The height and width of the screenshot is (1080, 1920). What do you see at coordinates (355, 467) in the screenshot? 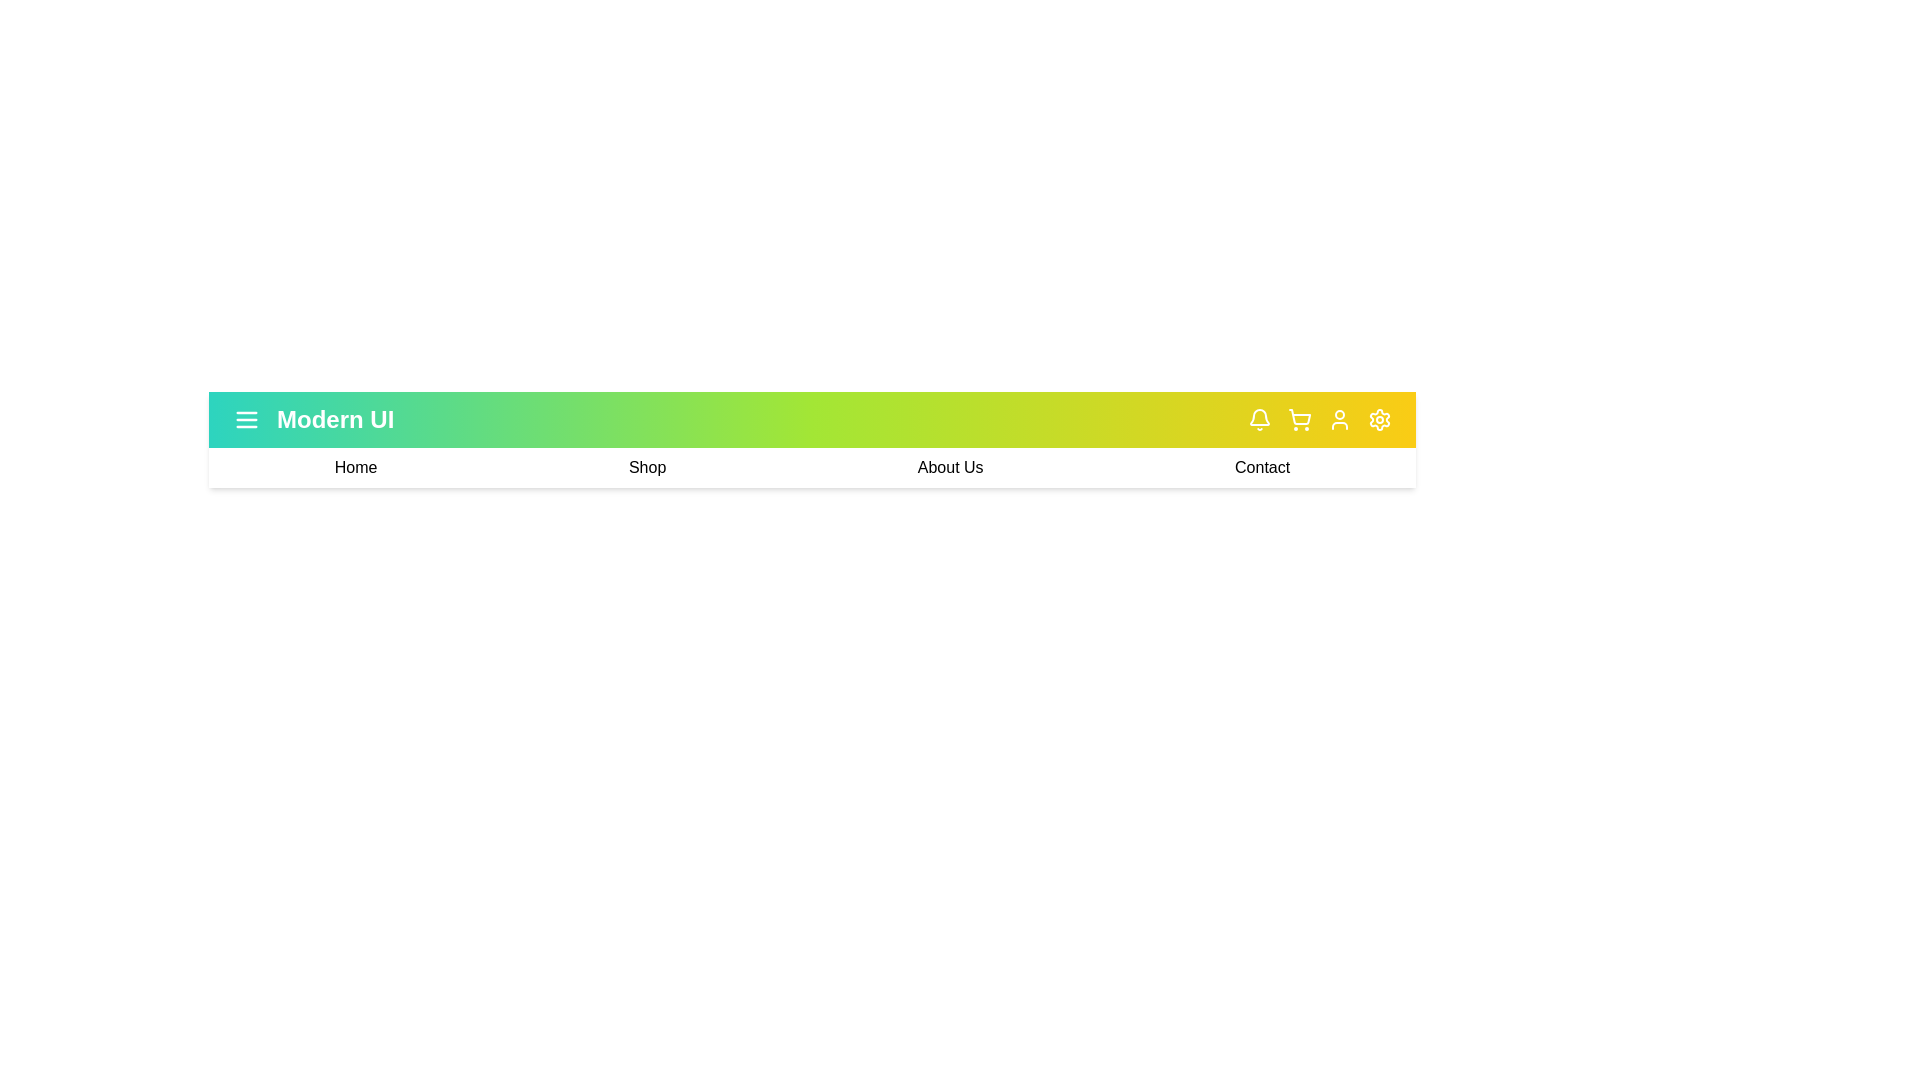
I see `the 'Home' navigation link` at bounding box center [355, 467].